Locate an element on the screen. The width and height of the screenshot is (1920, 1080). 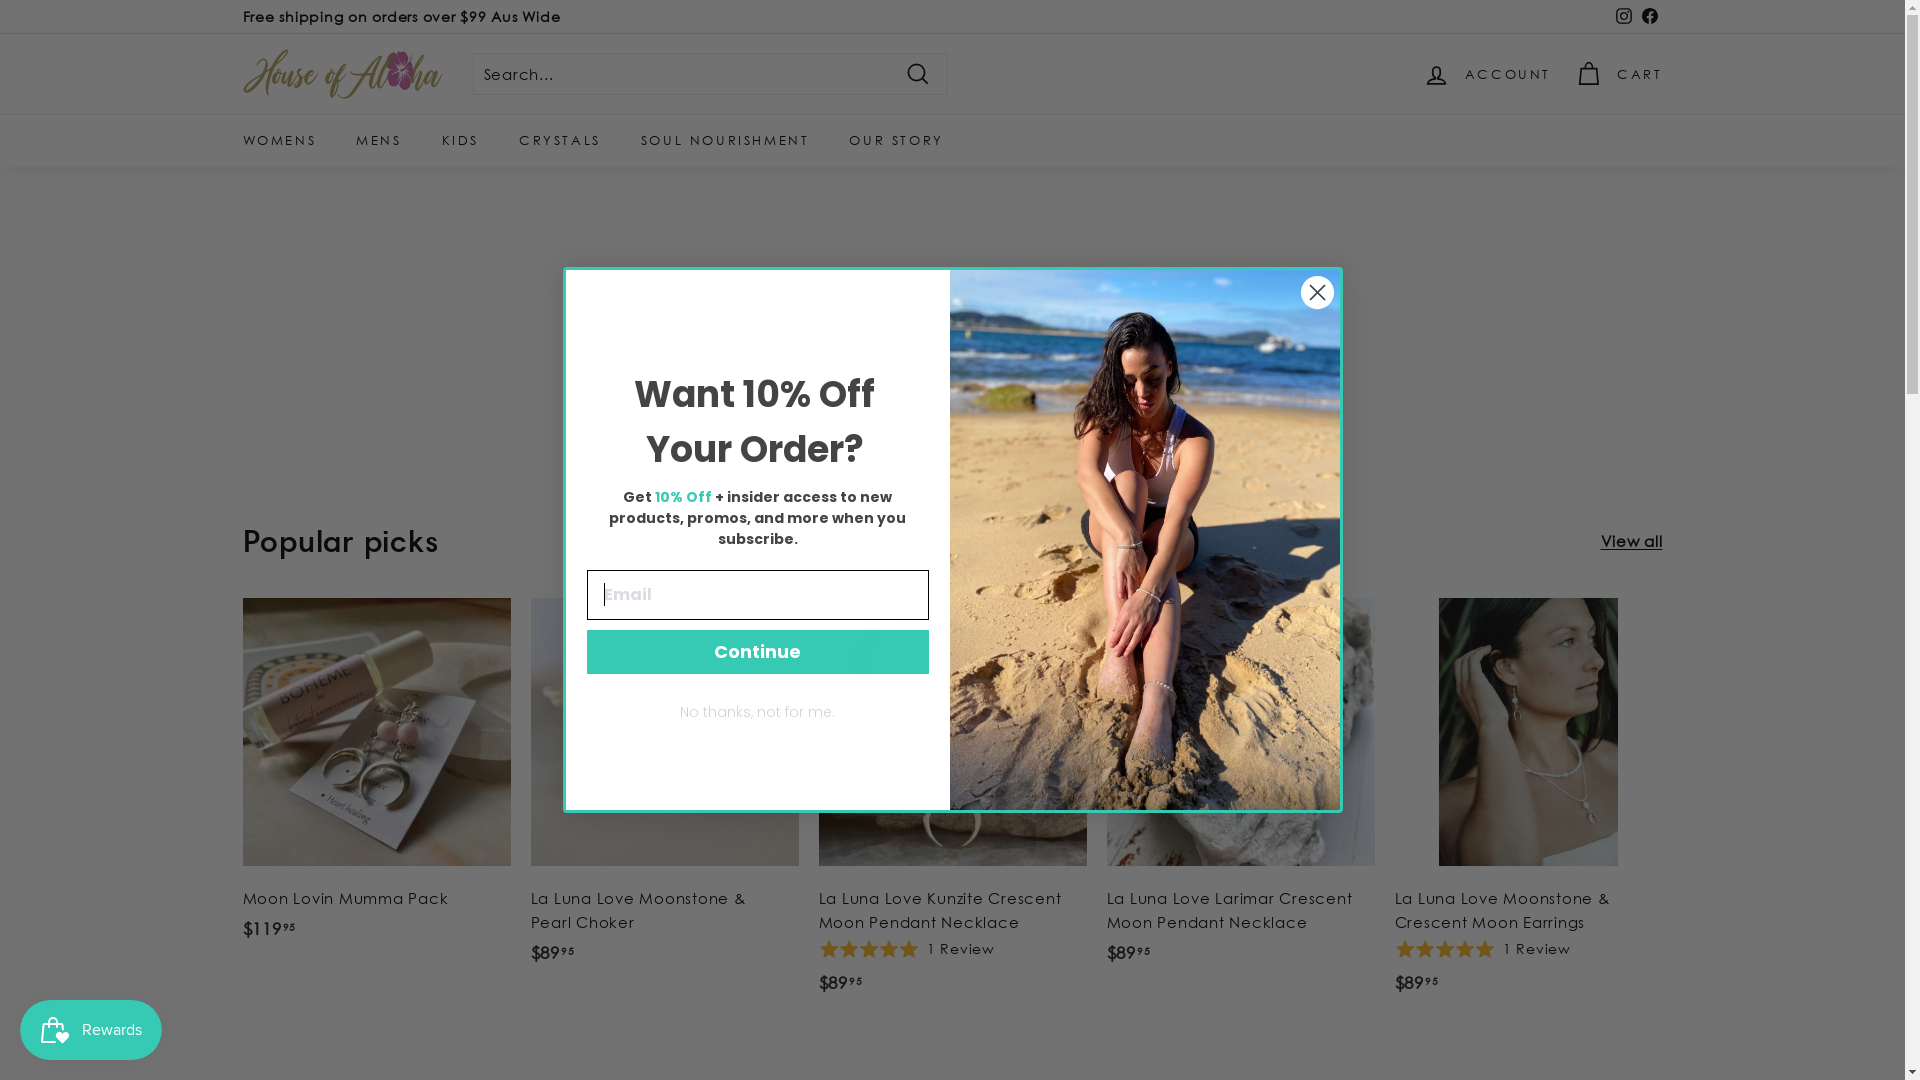
'Smile.io Rewards Program Launcher' is located at coordinates (90, 1029).